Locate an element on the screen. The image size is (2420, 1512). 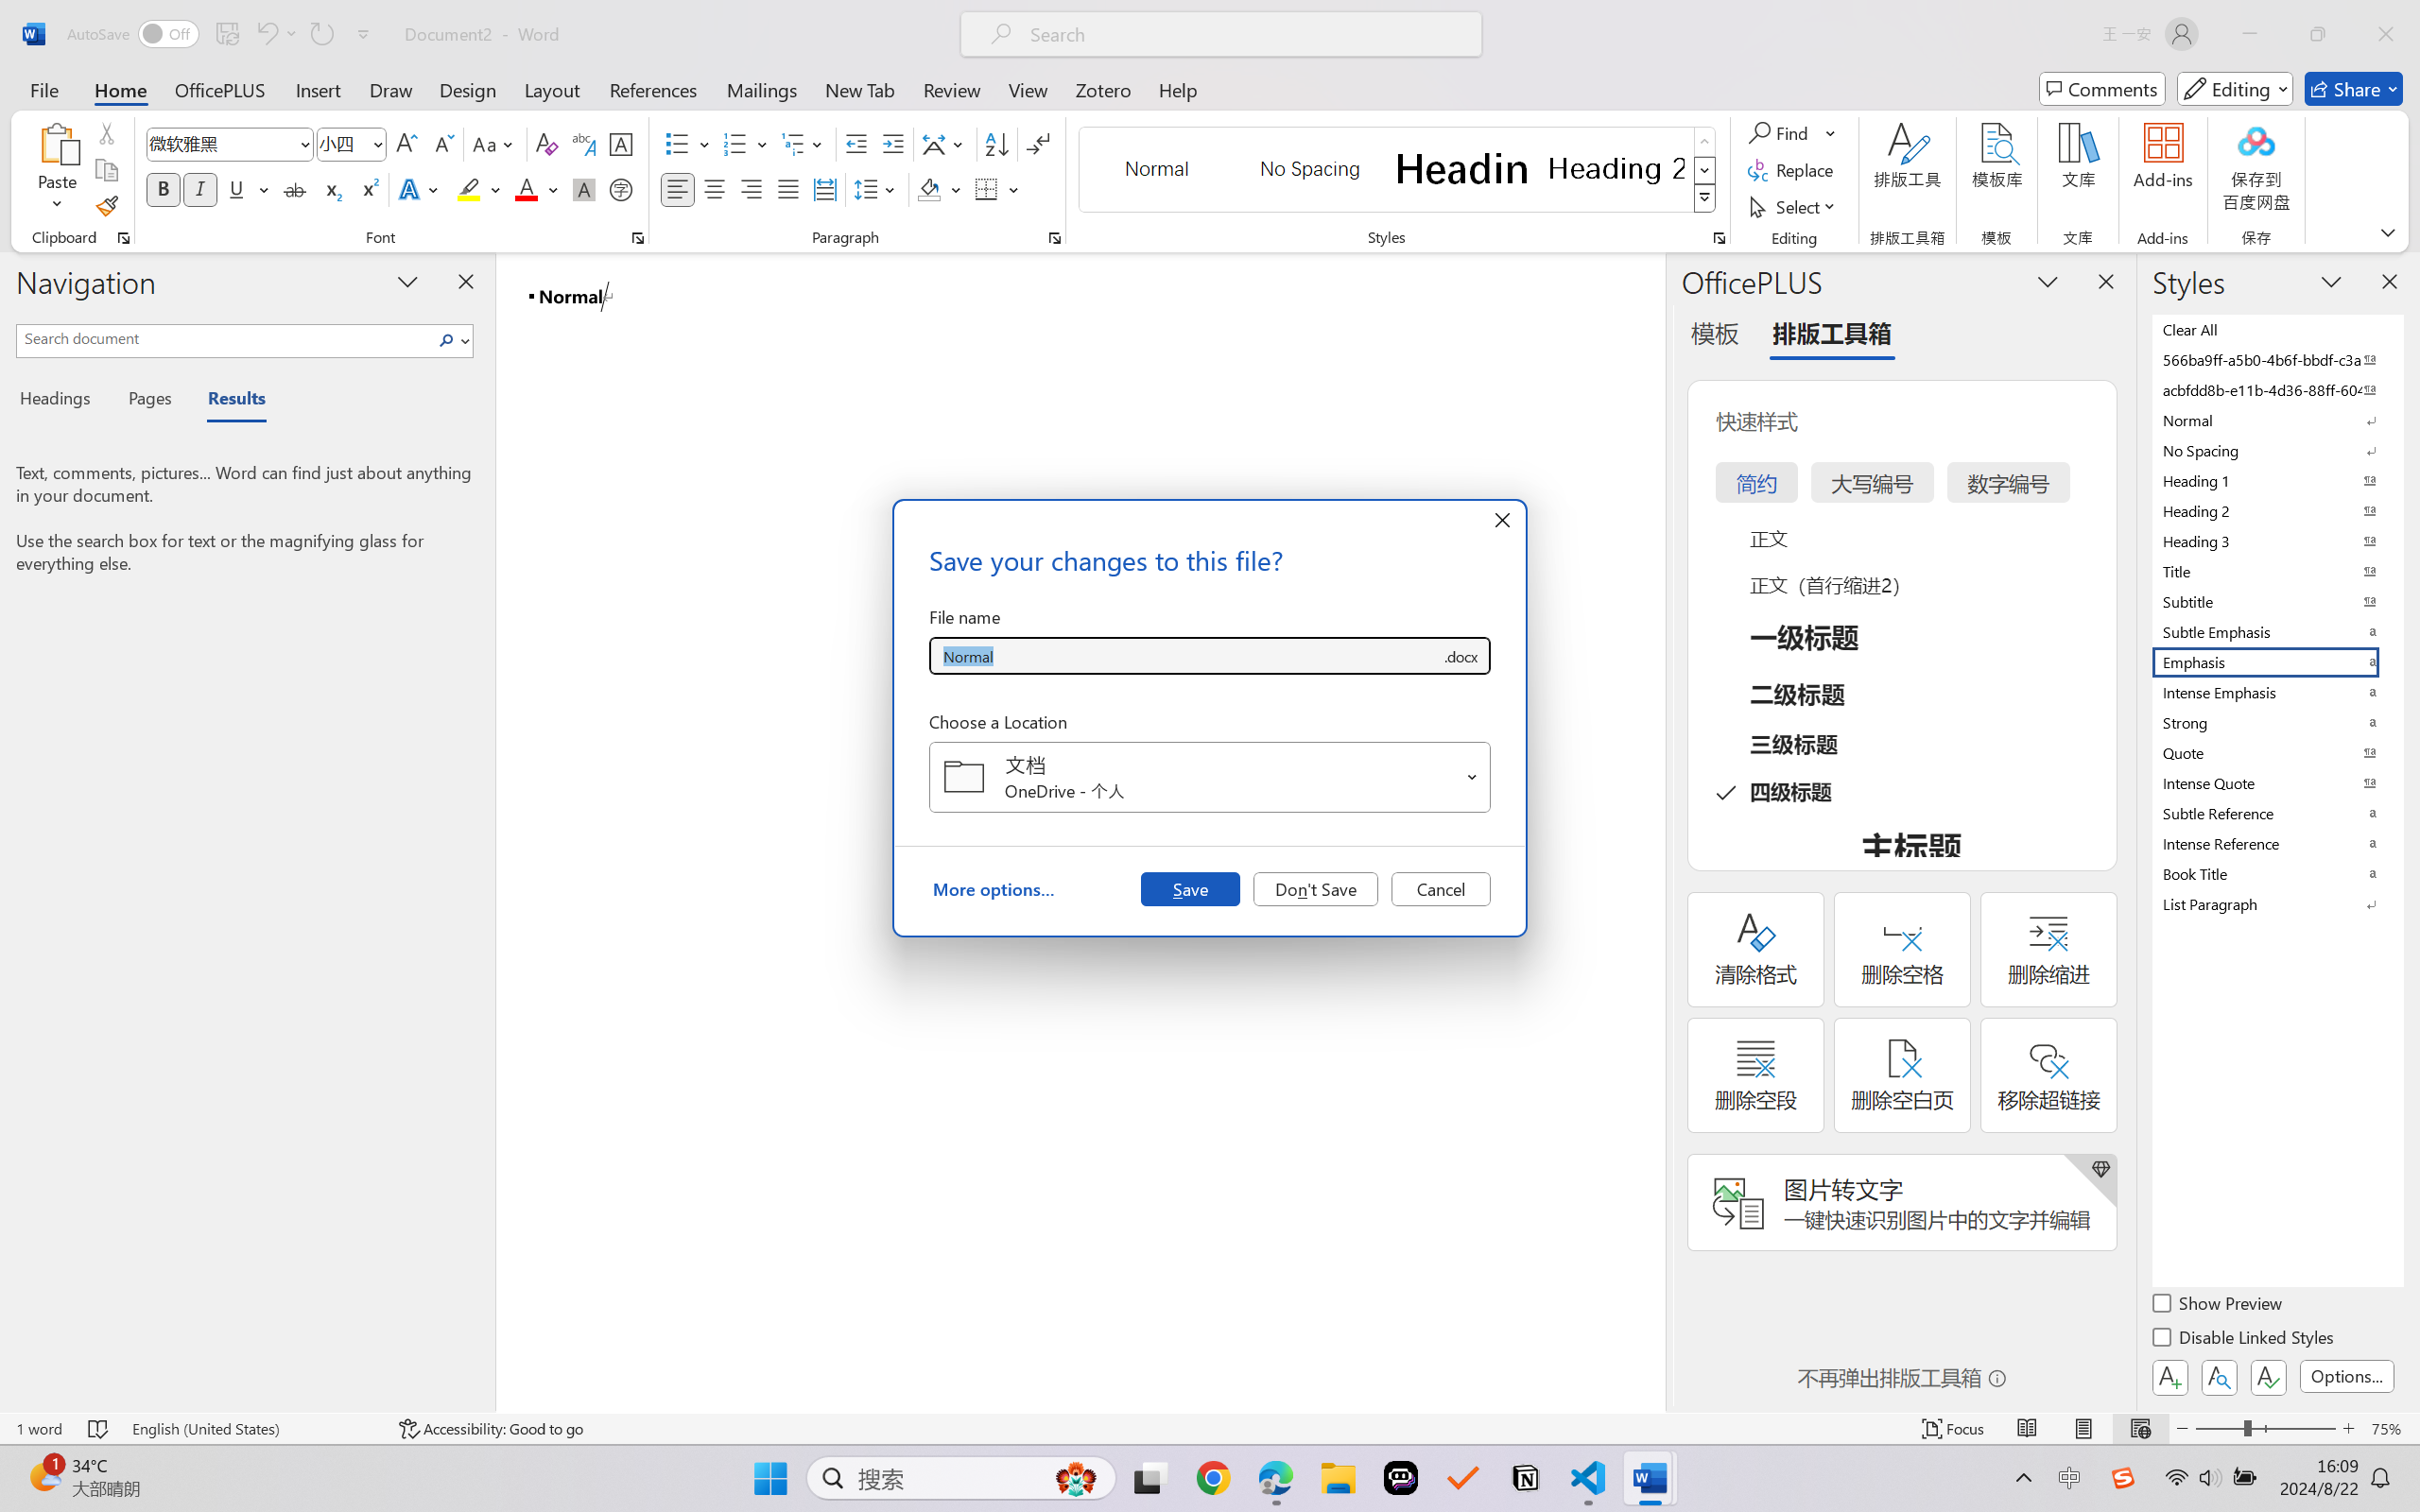
'Font Size' is located at coordinates (351, 144).